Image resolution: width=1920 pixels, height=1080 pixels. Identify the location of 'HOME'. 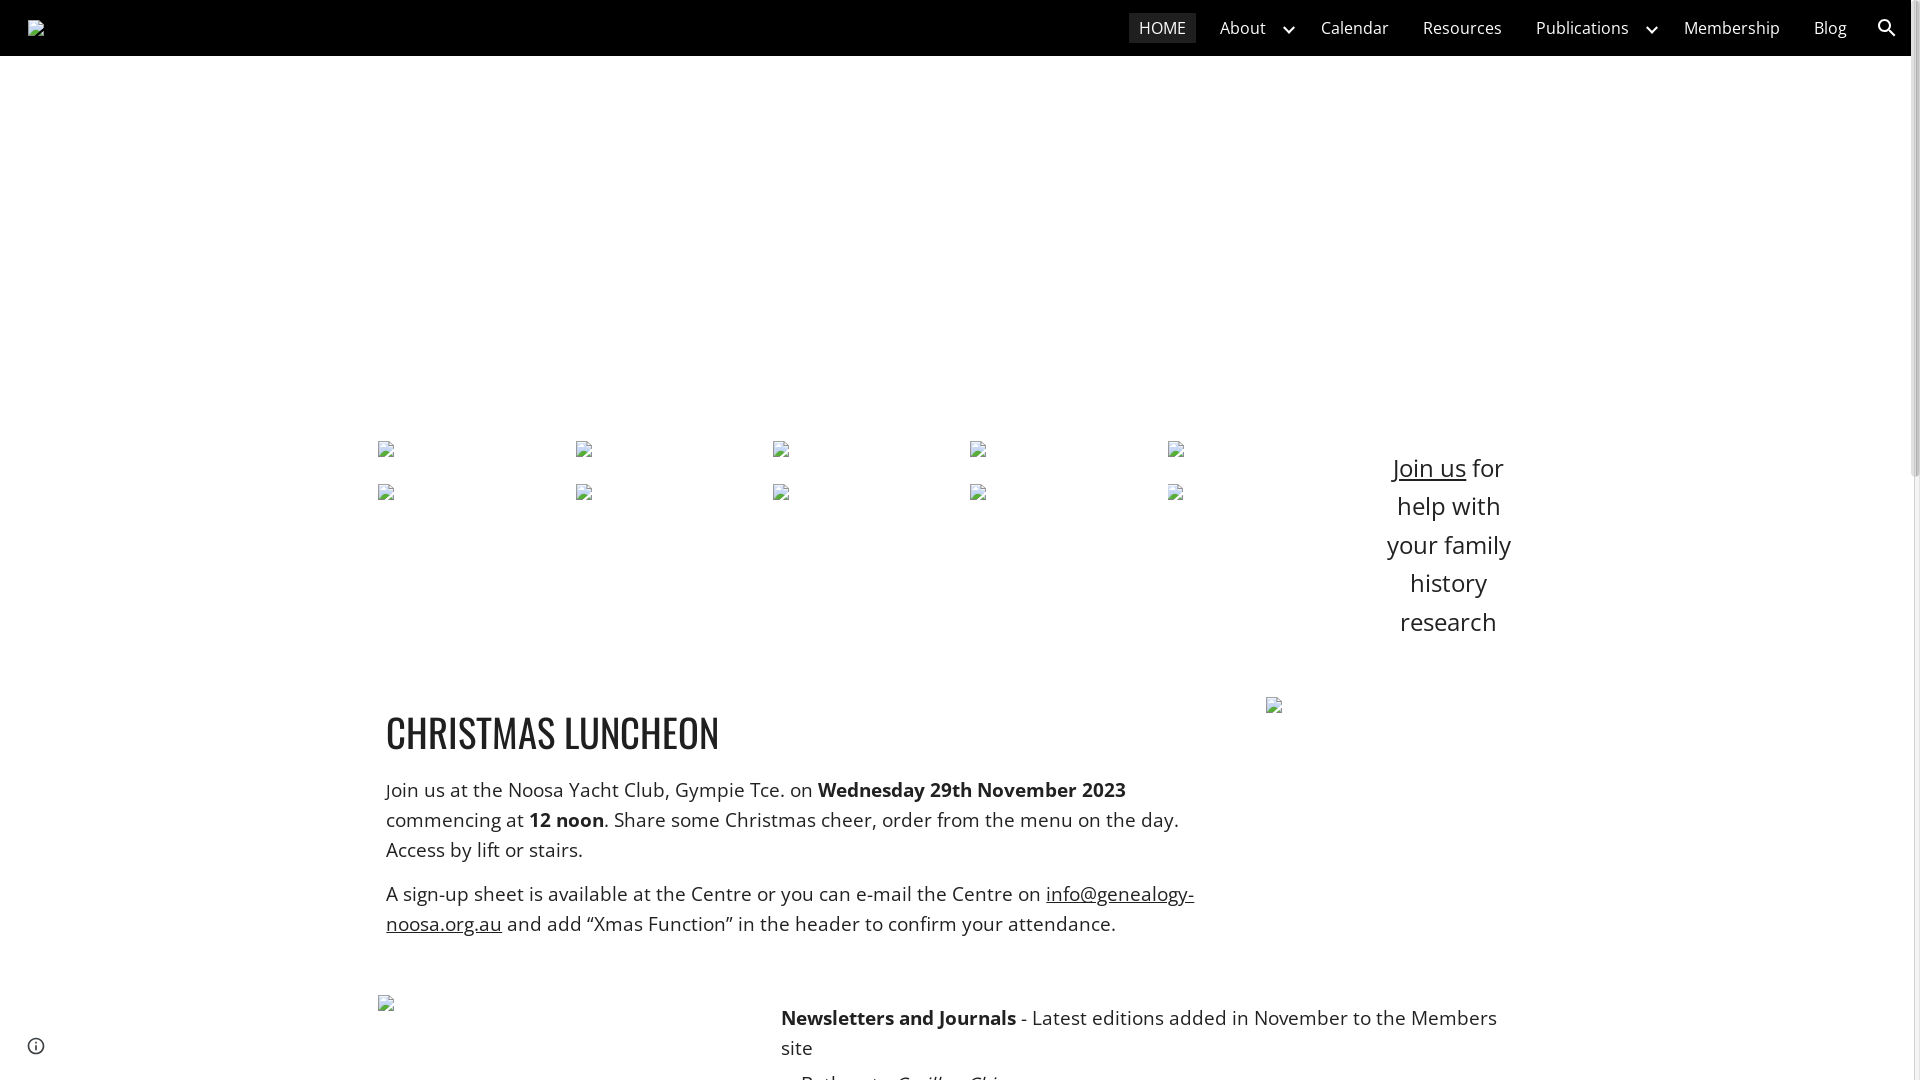
(1162, 27).